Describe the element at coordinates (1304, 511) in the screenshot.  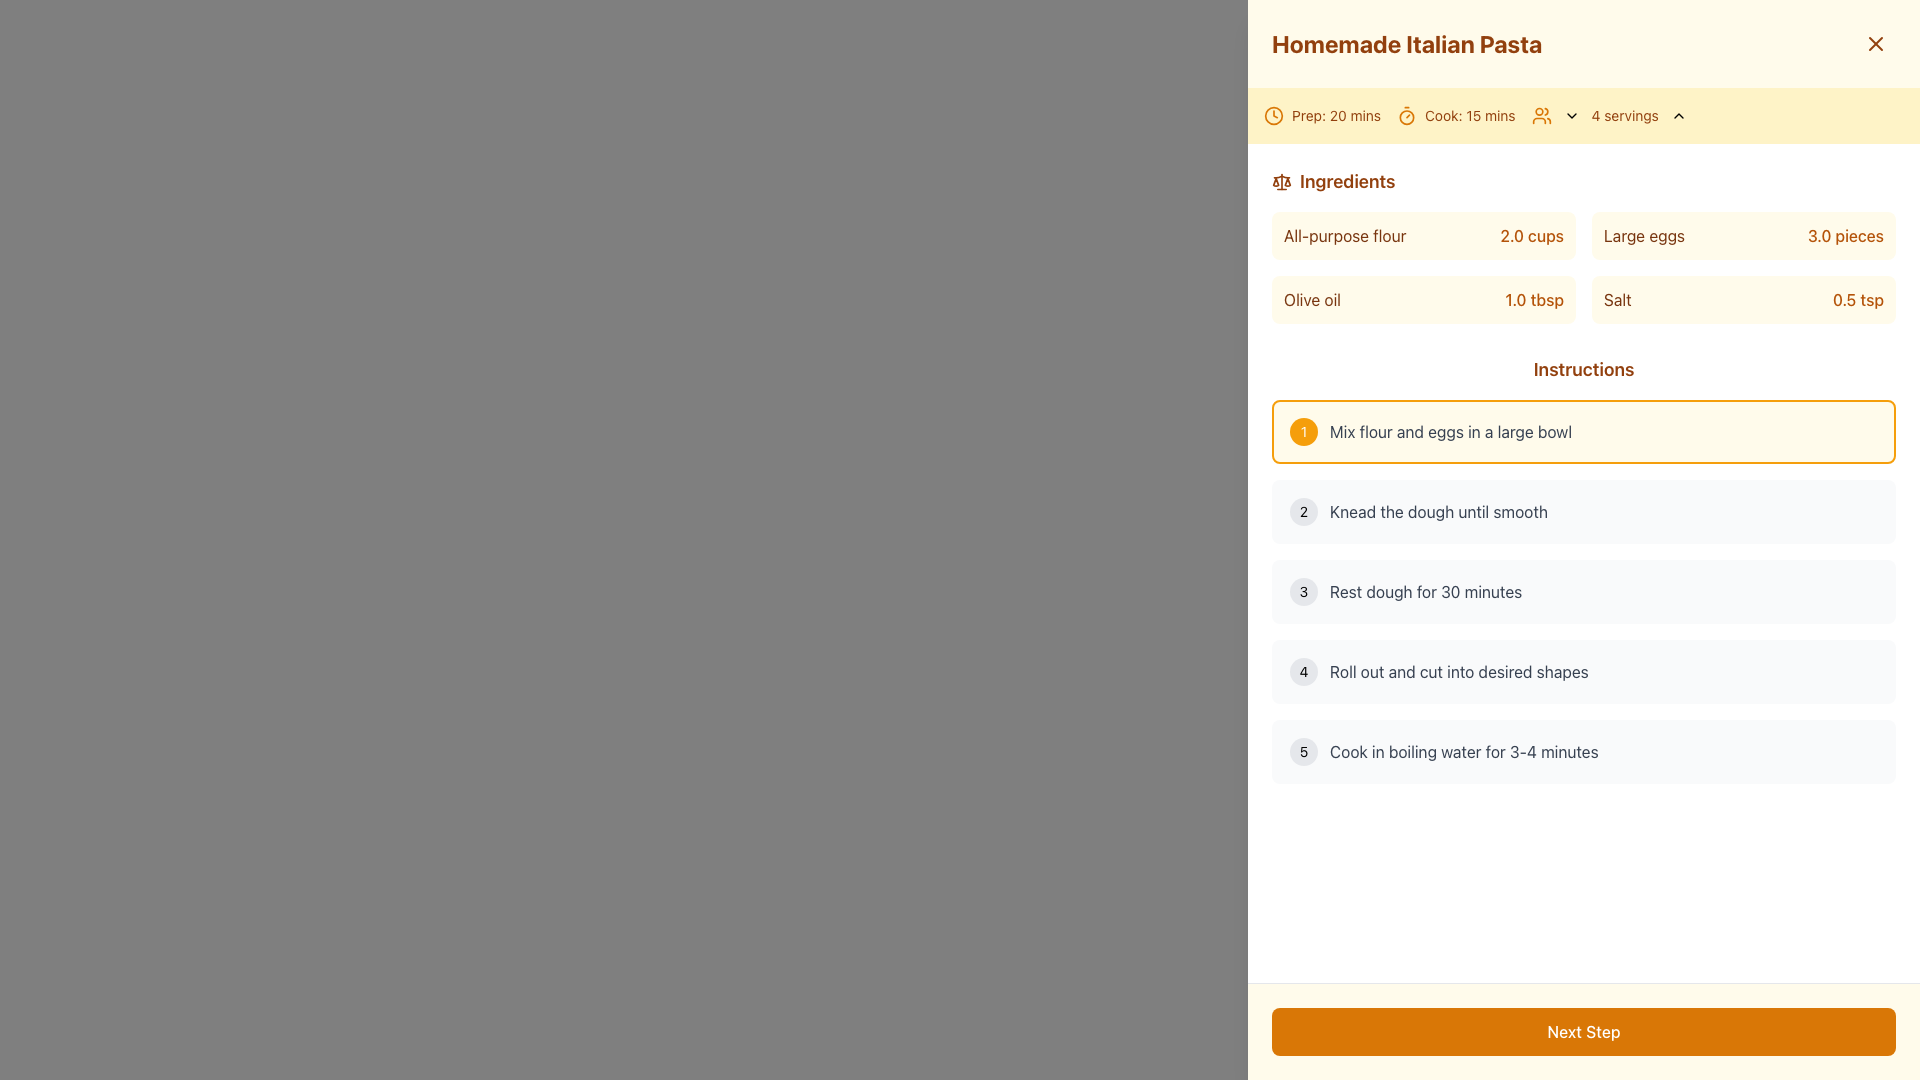
I see `the circular badge with a light gray background and the black numeral '2' centered inside, which indicates the second step in the instruction list next to 'Knead the dough until smooth'` at that location.